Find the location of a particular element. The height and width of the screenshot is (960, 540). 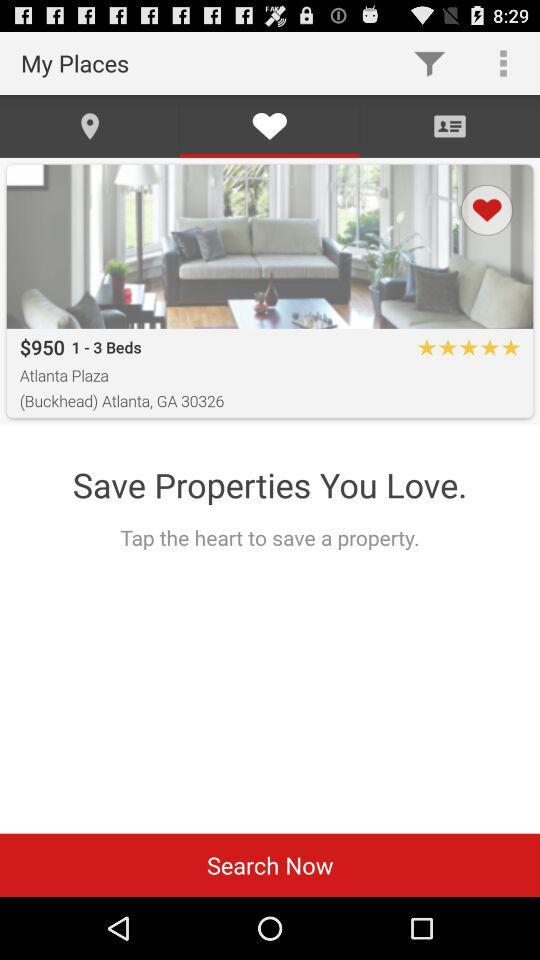

search now at the bottom is located at coordinates (270, 864).